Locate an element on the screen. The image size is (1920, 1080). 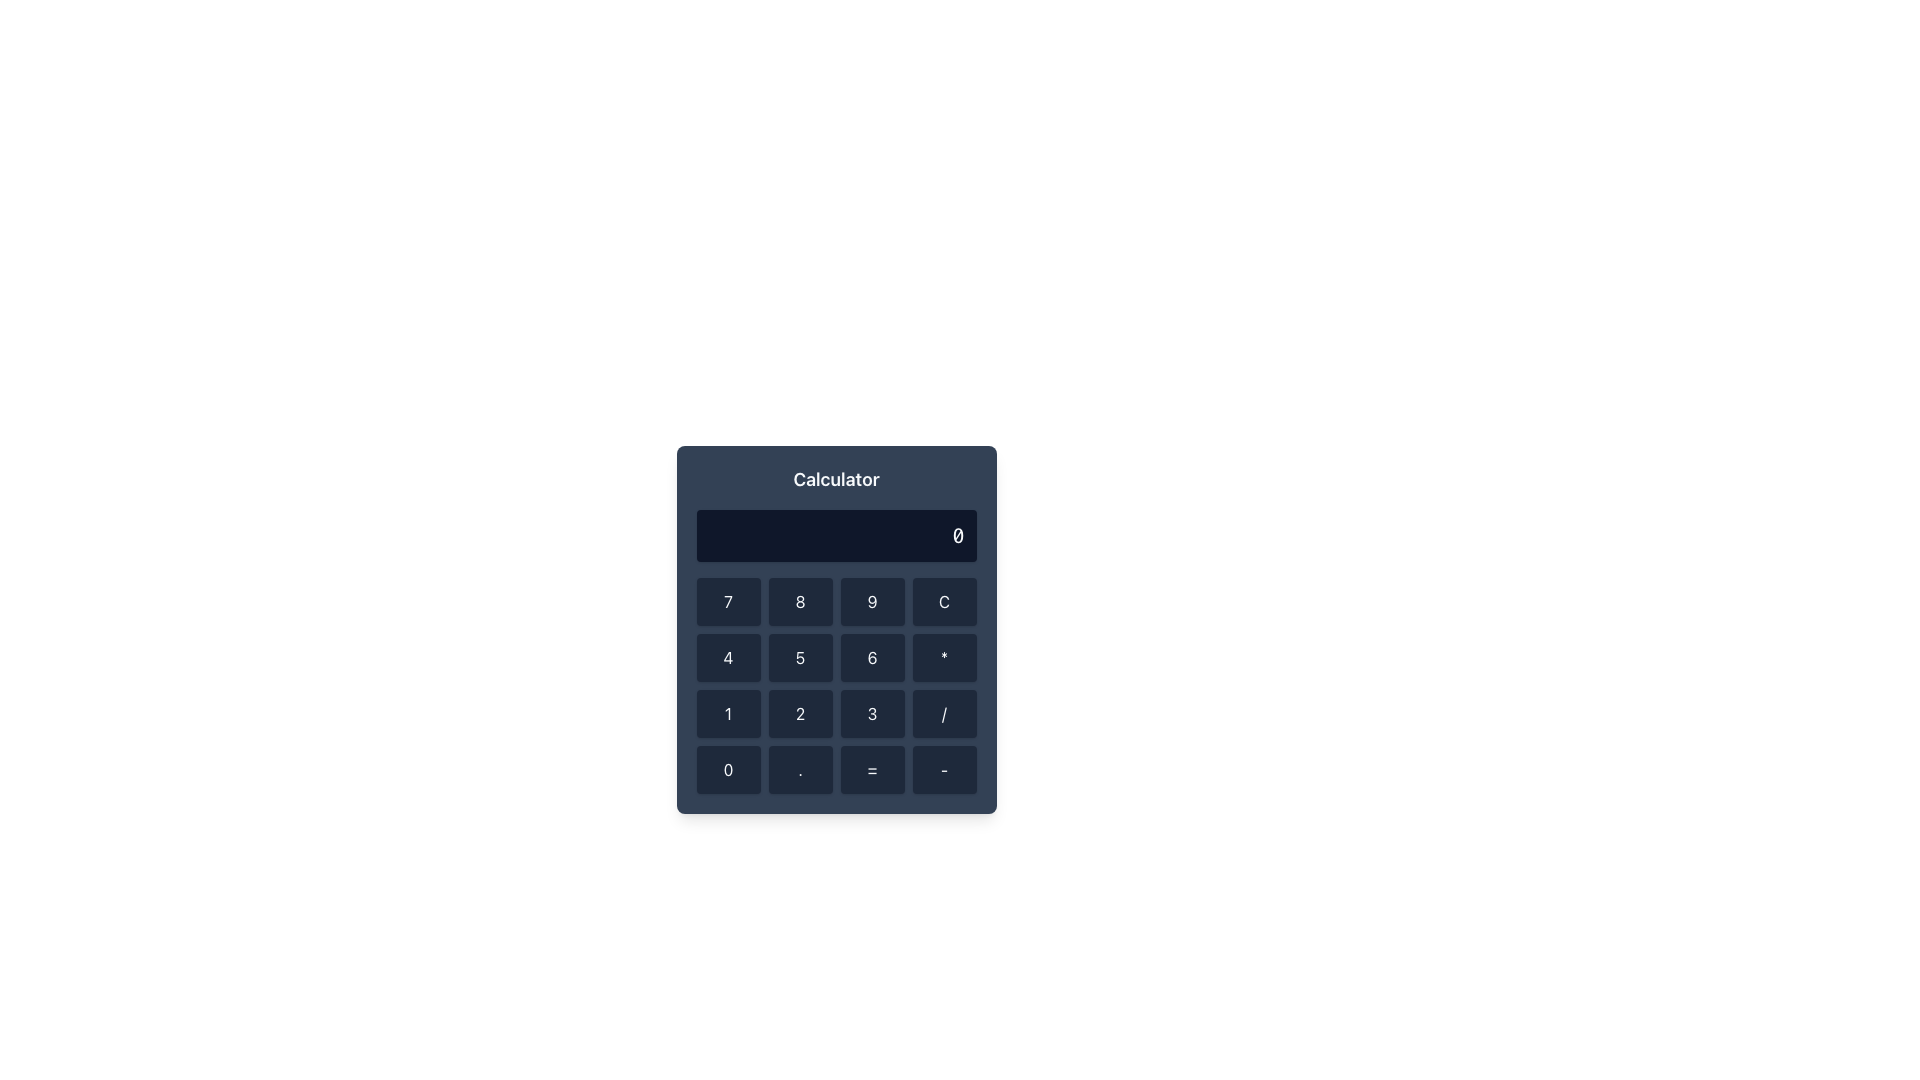
the button representing the numeral '3' to input the digit 3 into the calculator is located at coordinates (872, 712).